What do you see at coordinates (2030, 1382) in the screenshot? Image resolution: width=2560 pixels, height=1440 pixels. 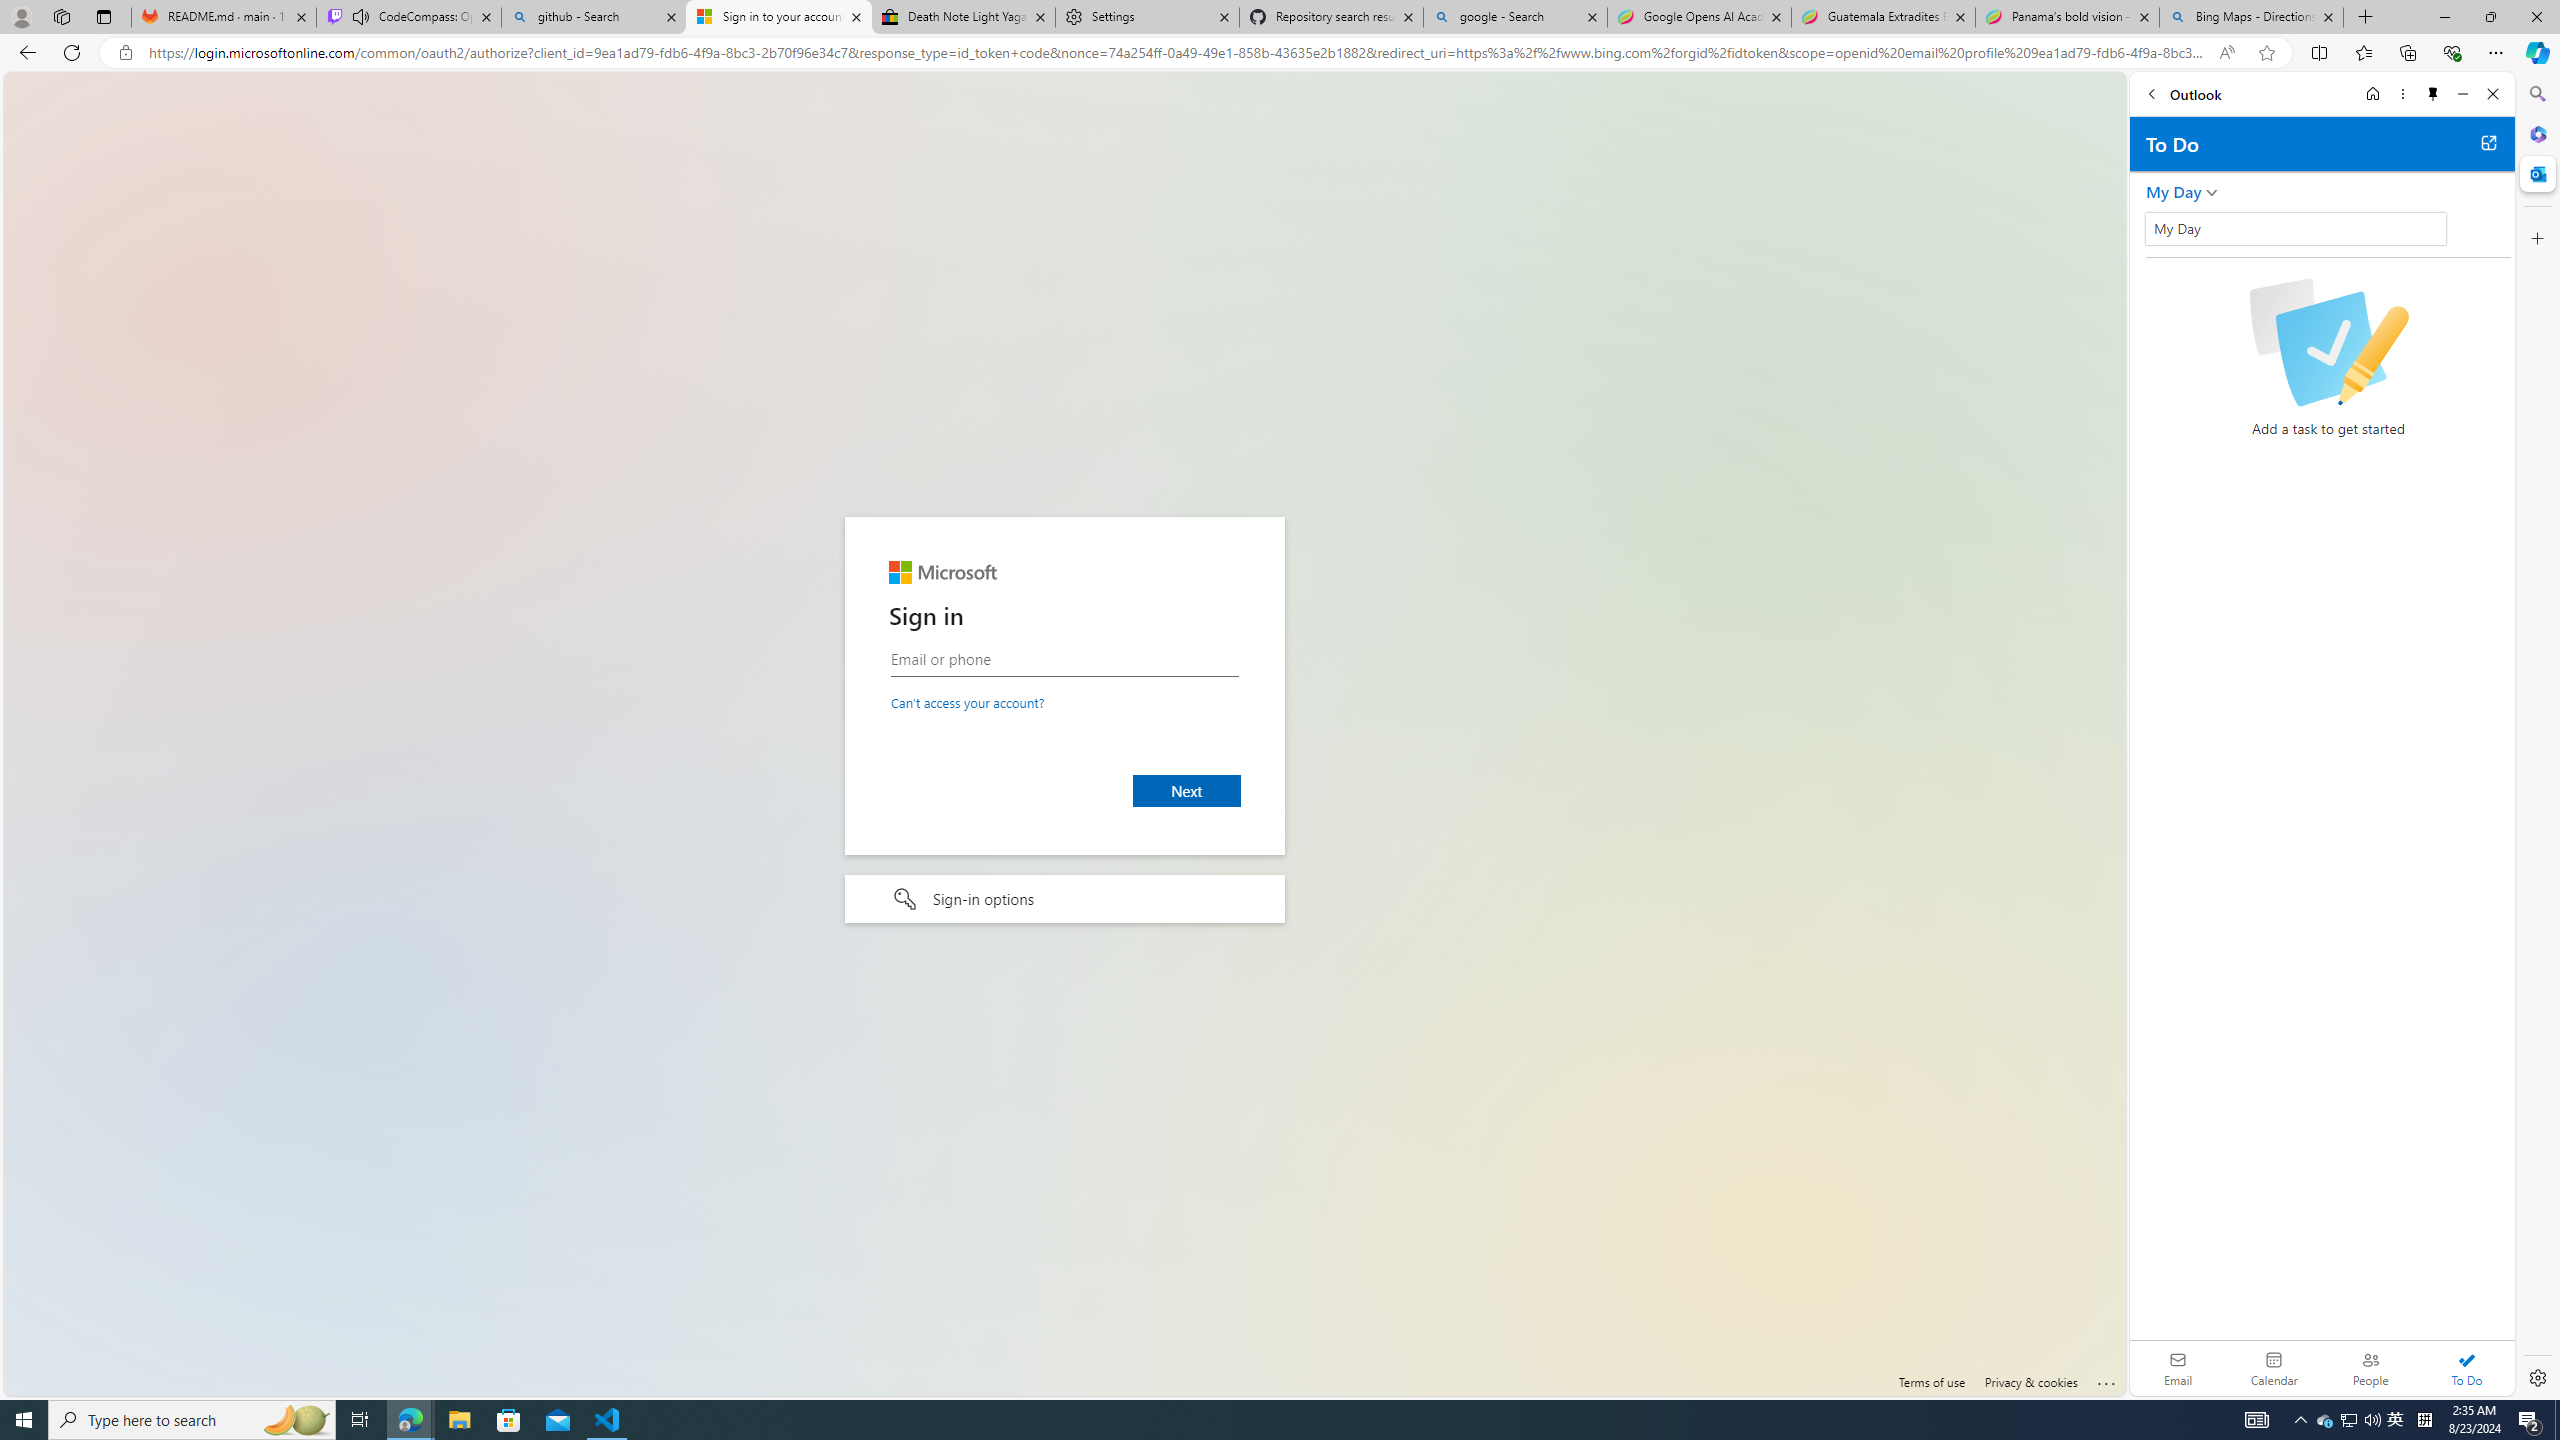 I see `'Privacy & cookies'` at bounding box center [2030, 1382].